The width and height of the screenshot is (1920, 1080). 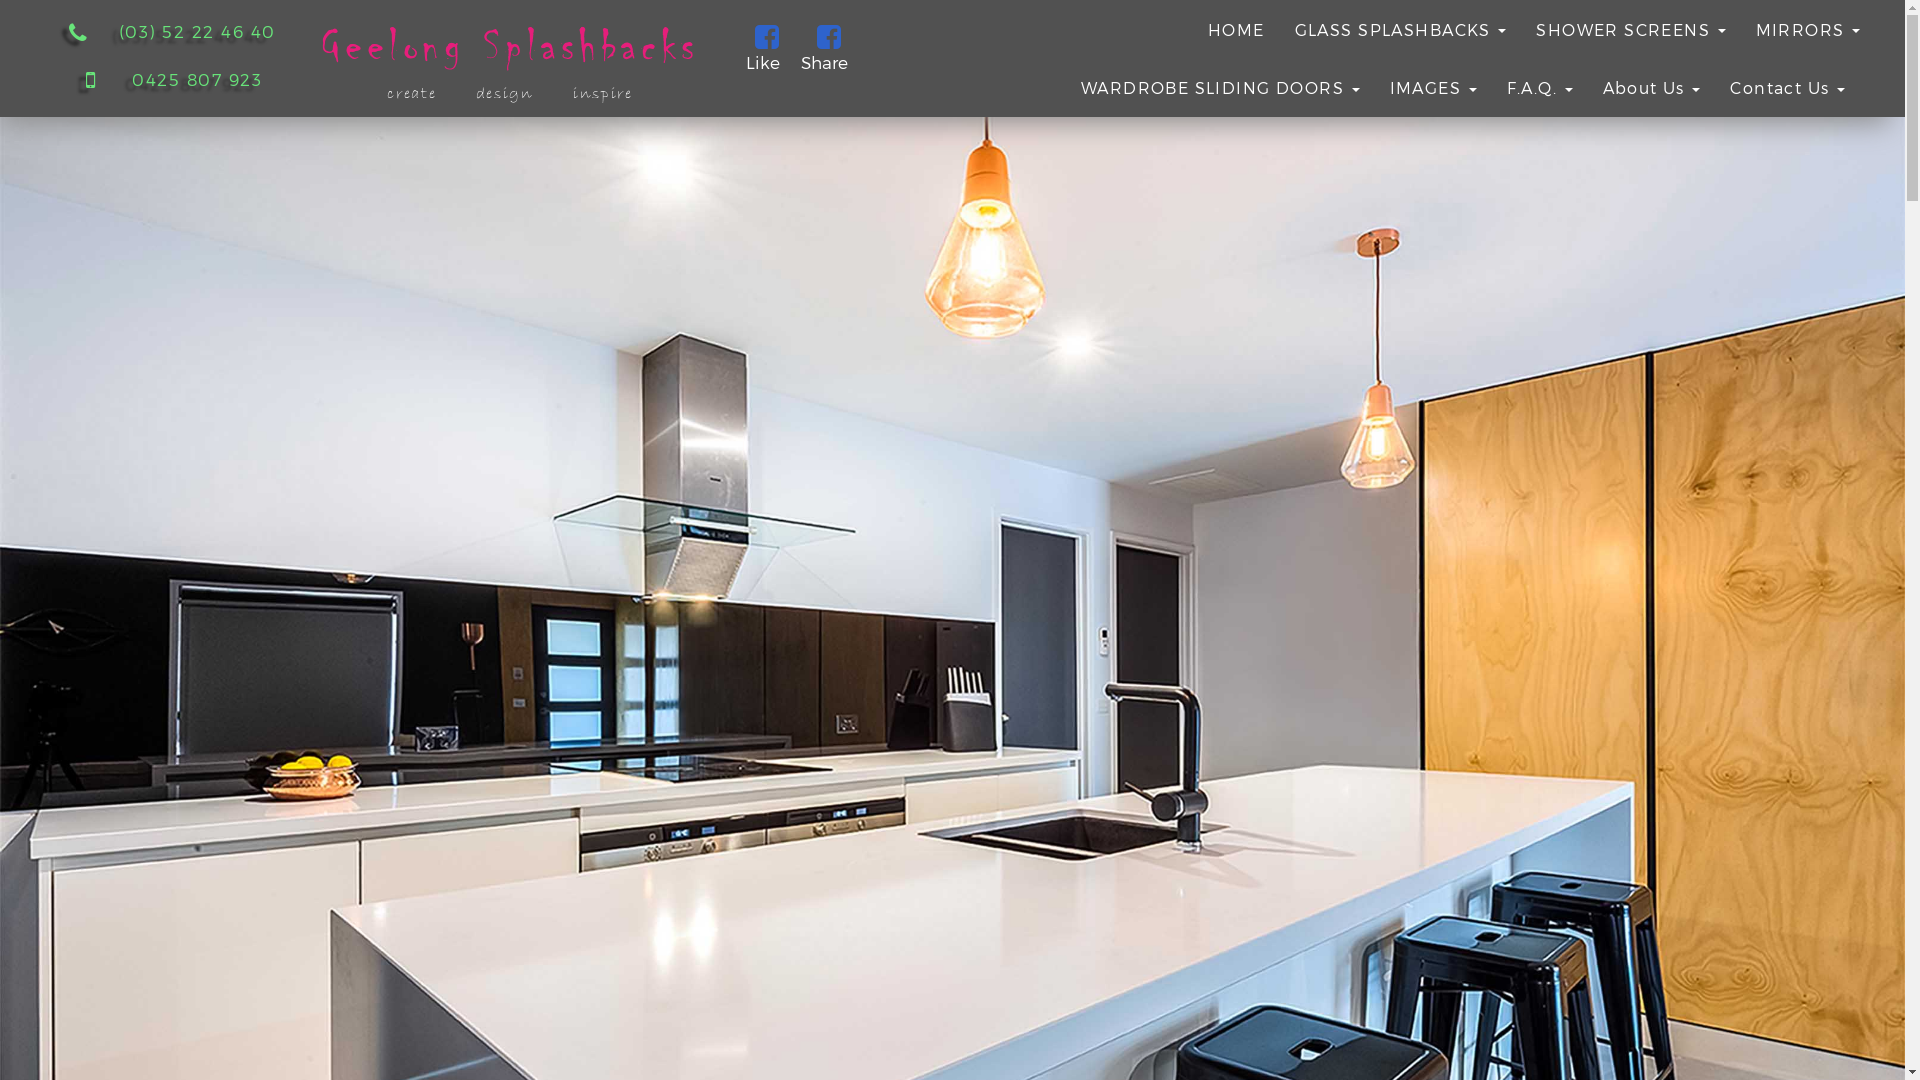 What do you see at coordinates (1400, 29) in the screenshot?
I see `'GLASS SPLASHBACKS'` at bounding box center [1400, 29].